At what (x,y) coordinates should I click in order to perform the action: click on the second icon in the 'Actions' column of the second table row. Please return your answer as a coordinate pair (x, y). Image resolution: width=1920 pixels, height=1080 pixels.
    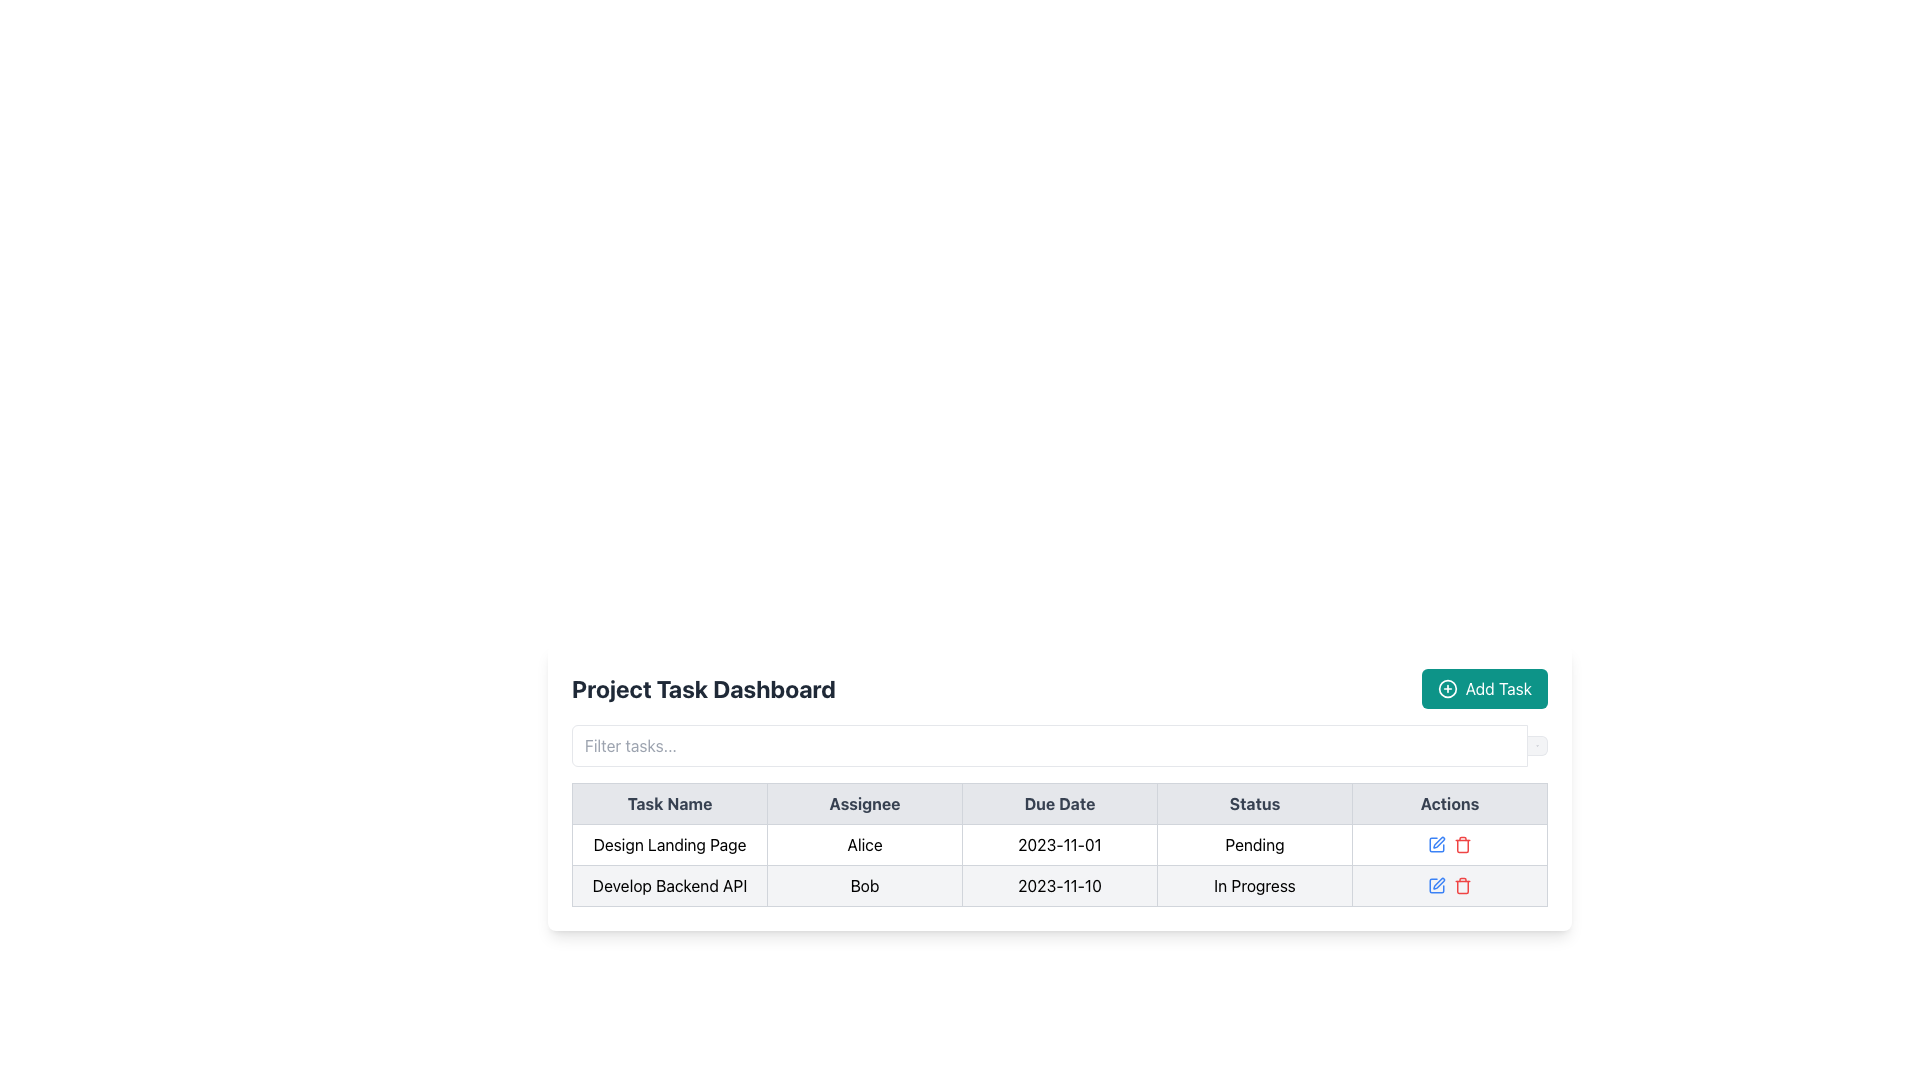
    Looking at the image, I should click on (1438, 882).